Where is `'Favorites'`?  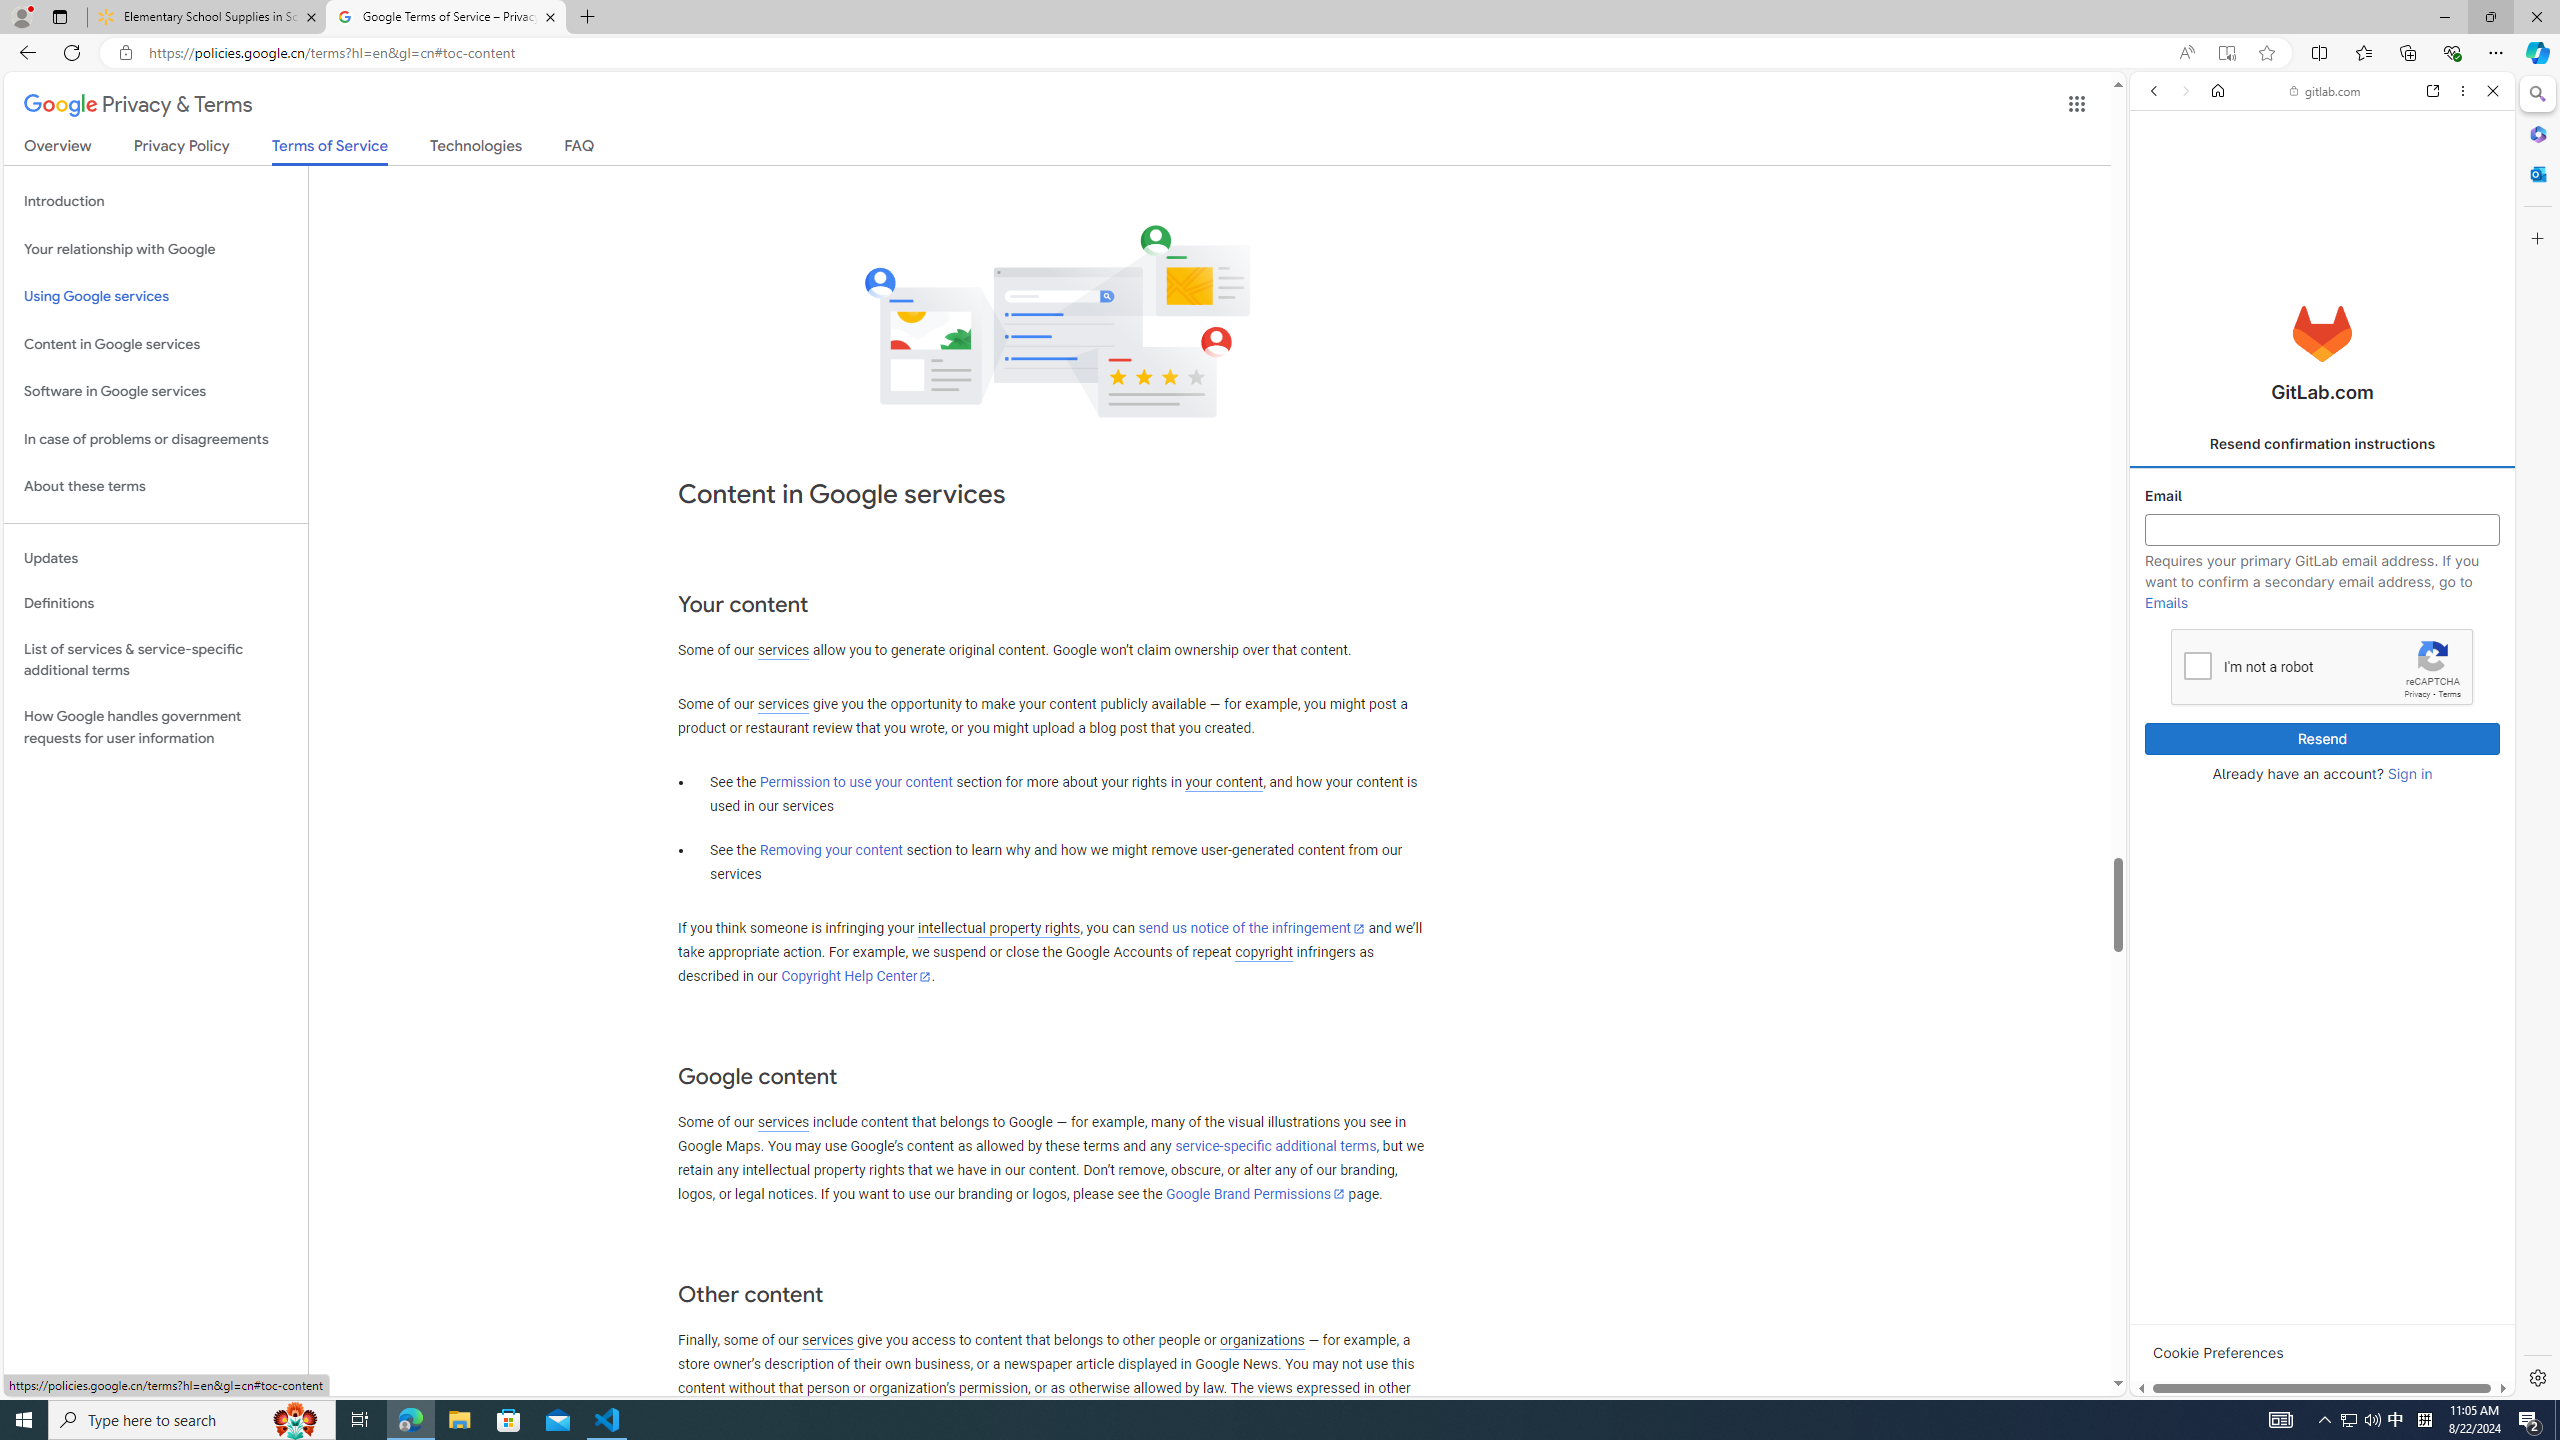
'Favorites' is located at coordinates (2364, 51).